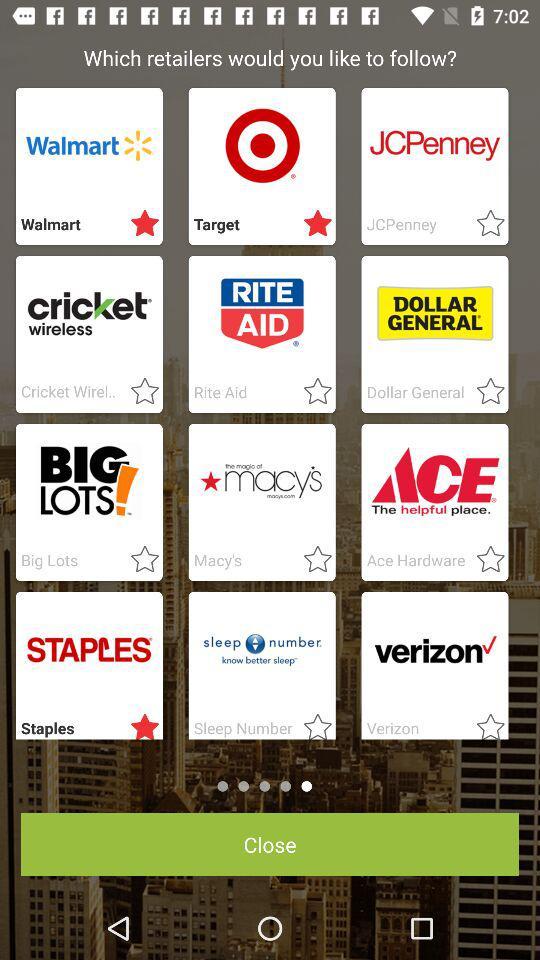 The width and height of the screenshot is (540, 960). Describe the element at coordinates (312, 391) in the screenshot. I see `starred` at that location.